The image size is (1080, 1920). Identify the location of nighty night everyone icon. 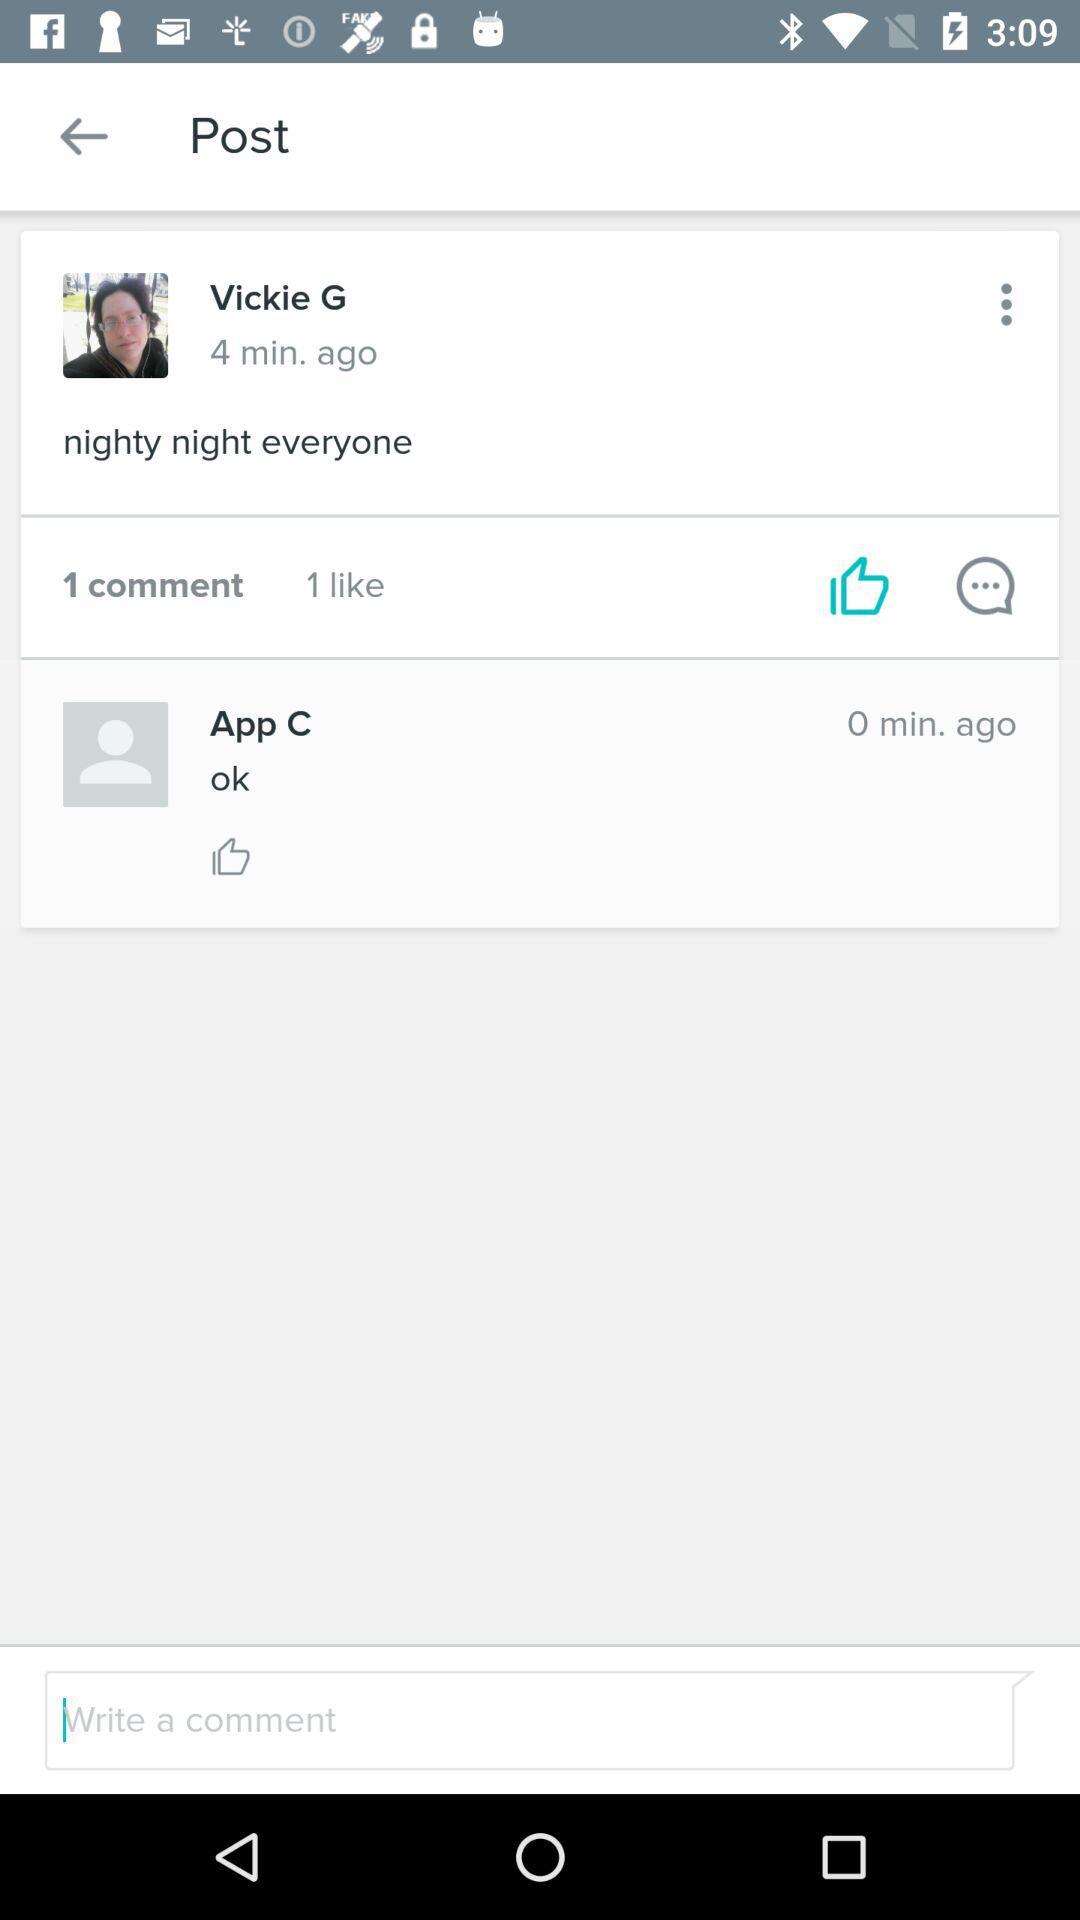
(540, 447).